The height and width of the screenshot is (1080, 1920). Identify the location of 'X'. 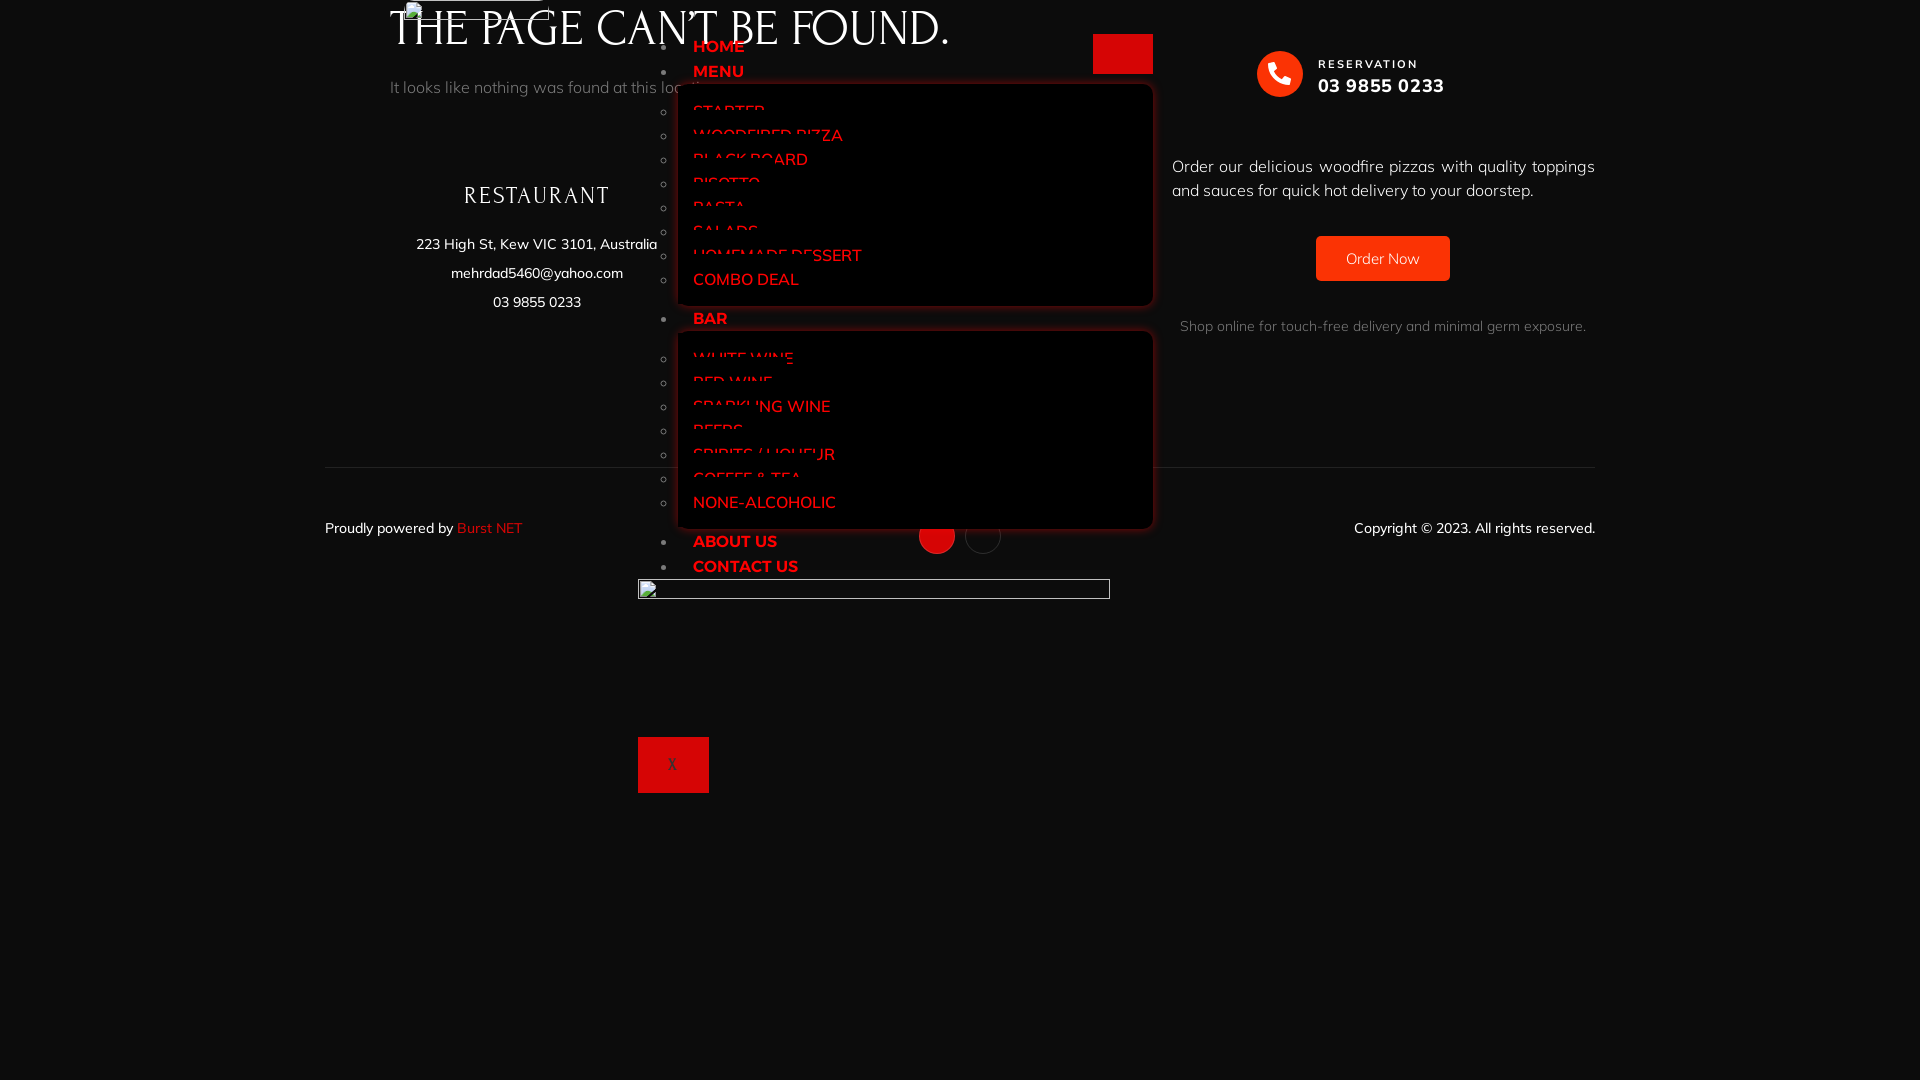
(673, 764).